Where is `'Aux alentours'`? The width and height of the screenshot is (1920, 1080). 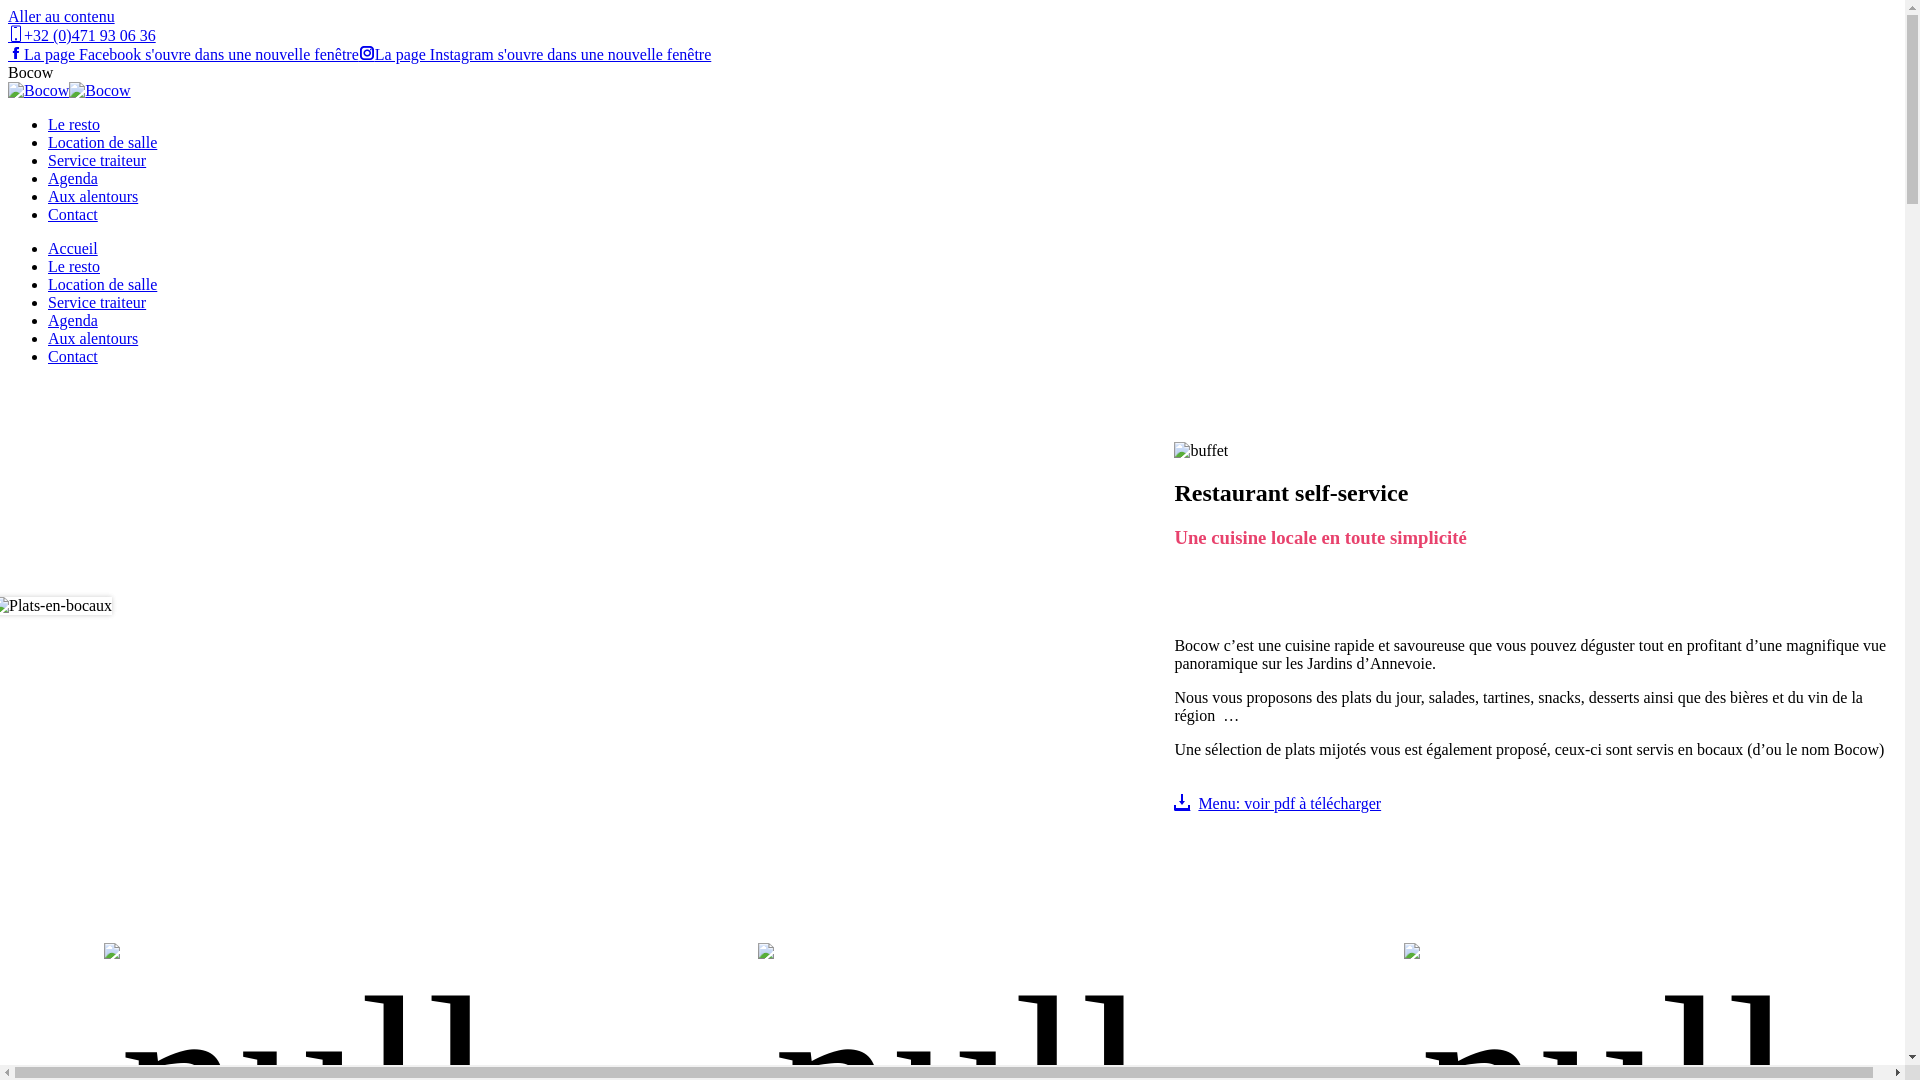
'Aux alentours' is located at coordinates (91, 196).